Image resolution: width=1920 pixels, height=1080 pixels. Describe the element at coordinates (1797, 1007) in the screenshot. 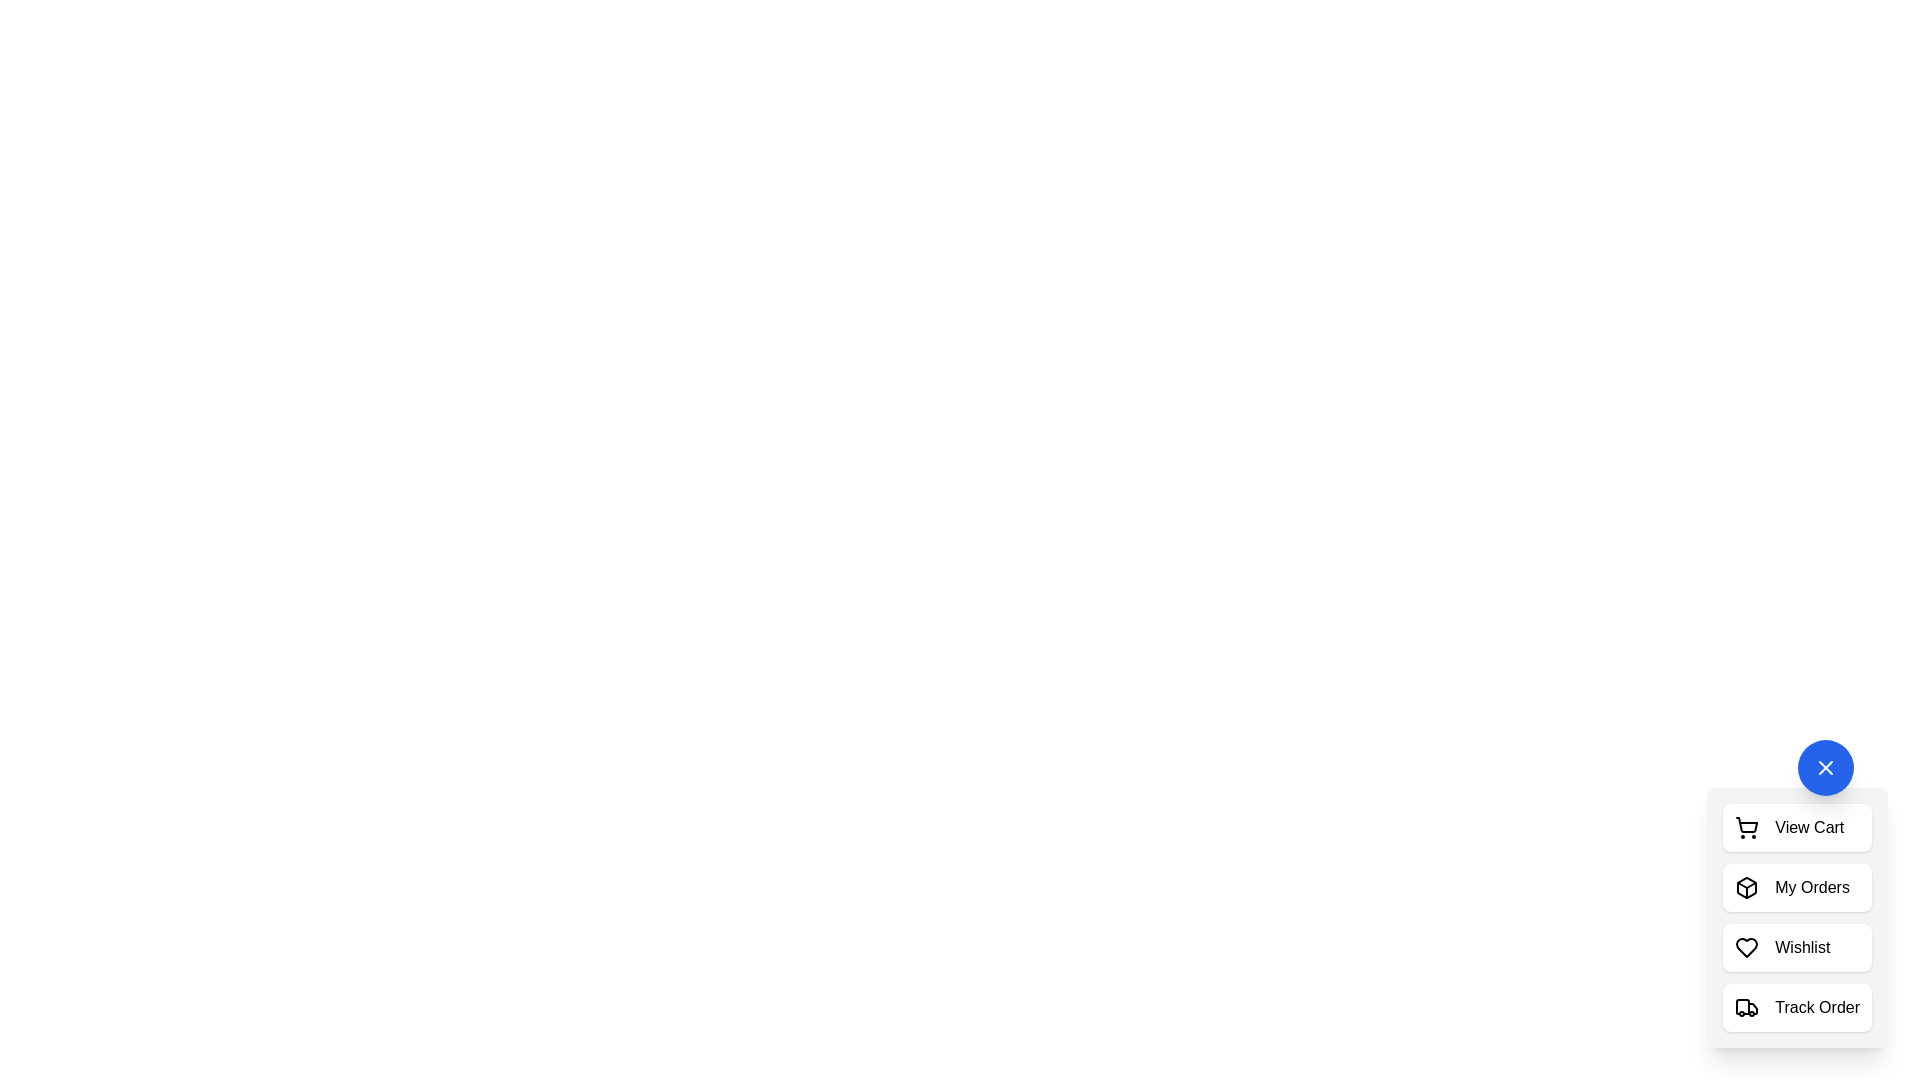

I see `the 'Track Order' button` at that location.